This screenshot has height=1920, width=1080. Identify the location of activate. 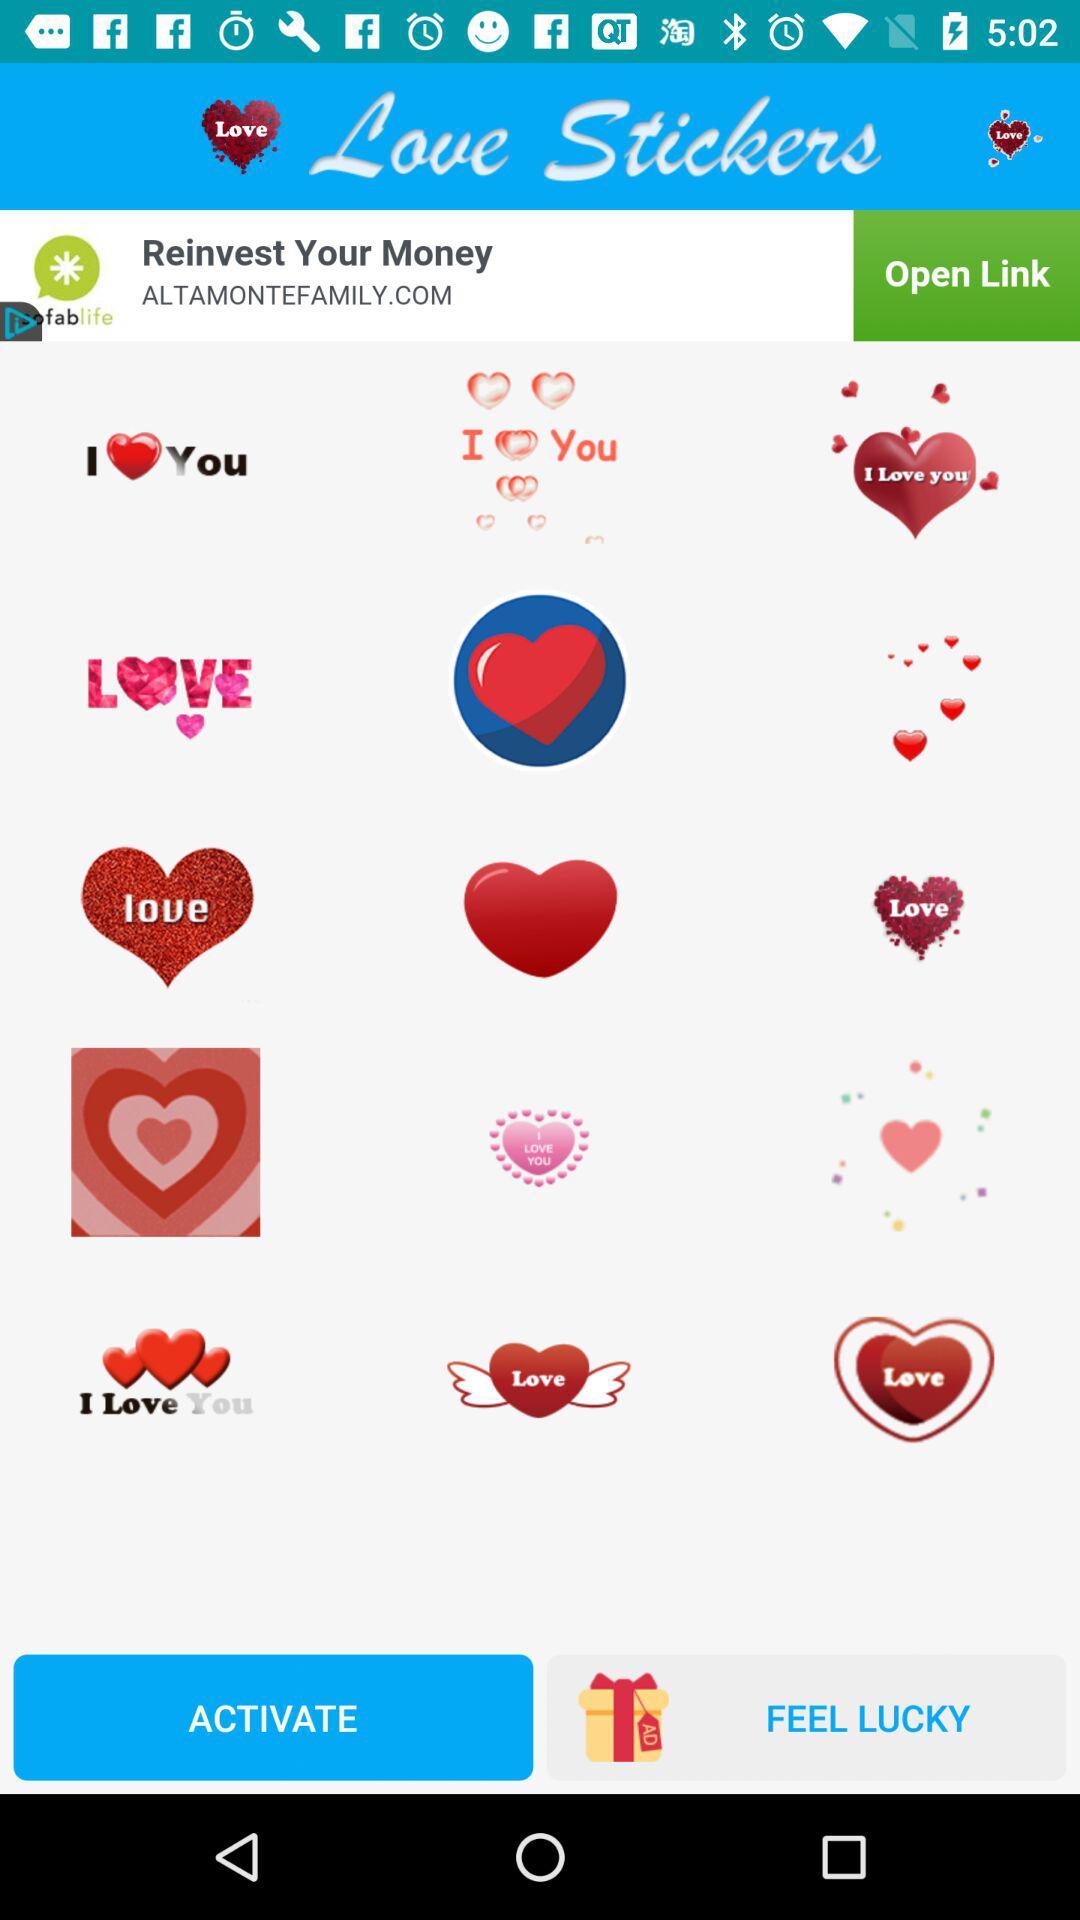
(273, 1716).